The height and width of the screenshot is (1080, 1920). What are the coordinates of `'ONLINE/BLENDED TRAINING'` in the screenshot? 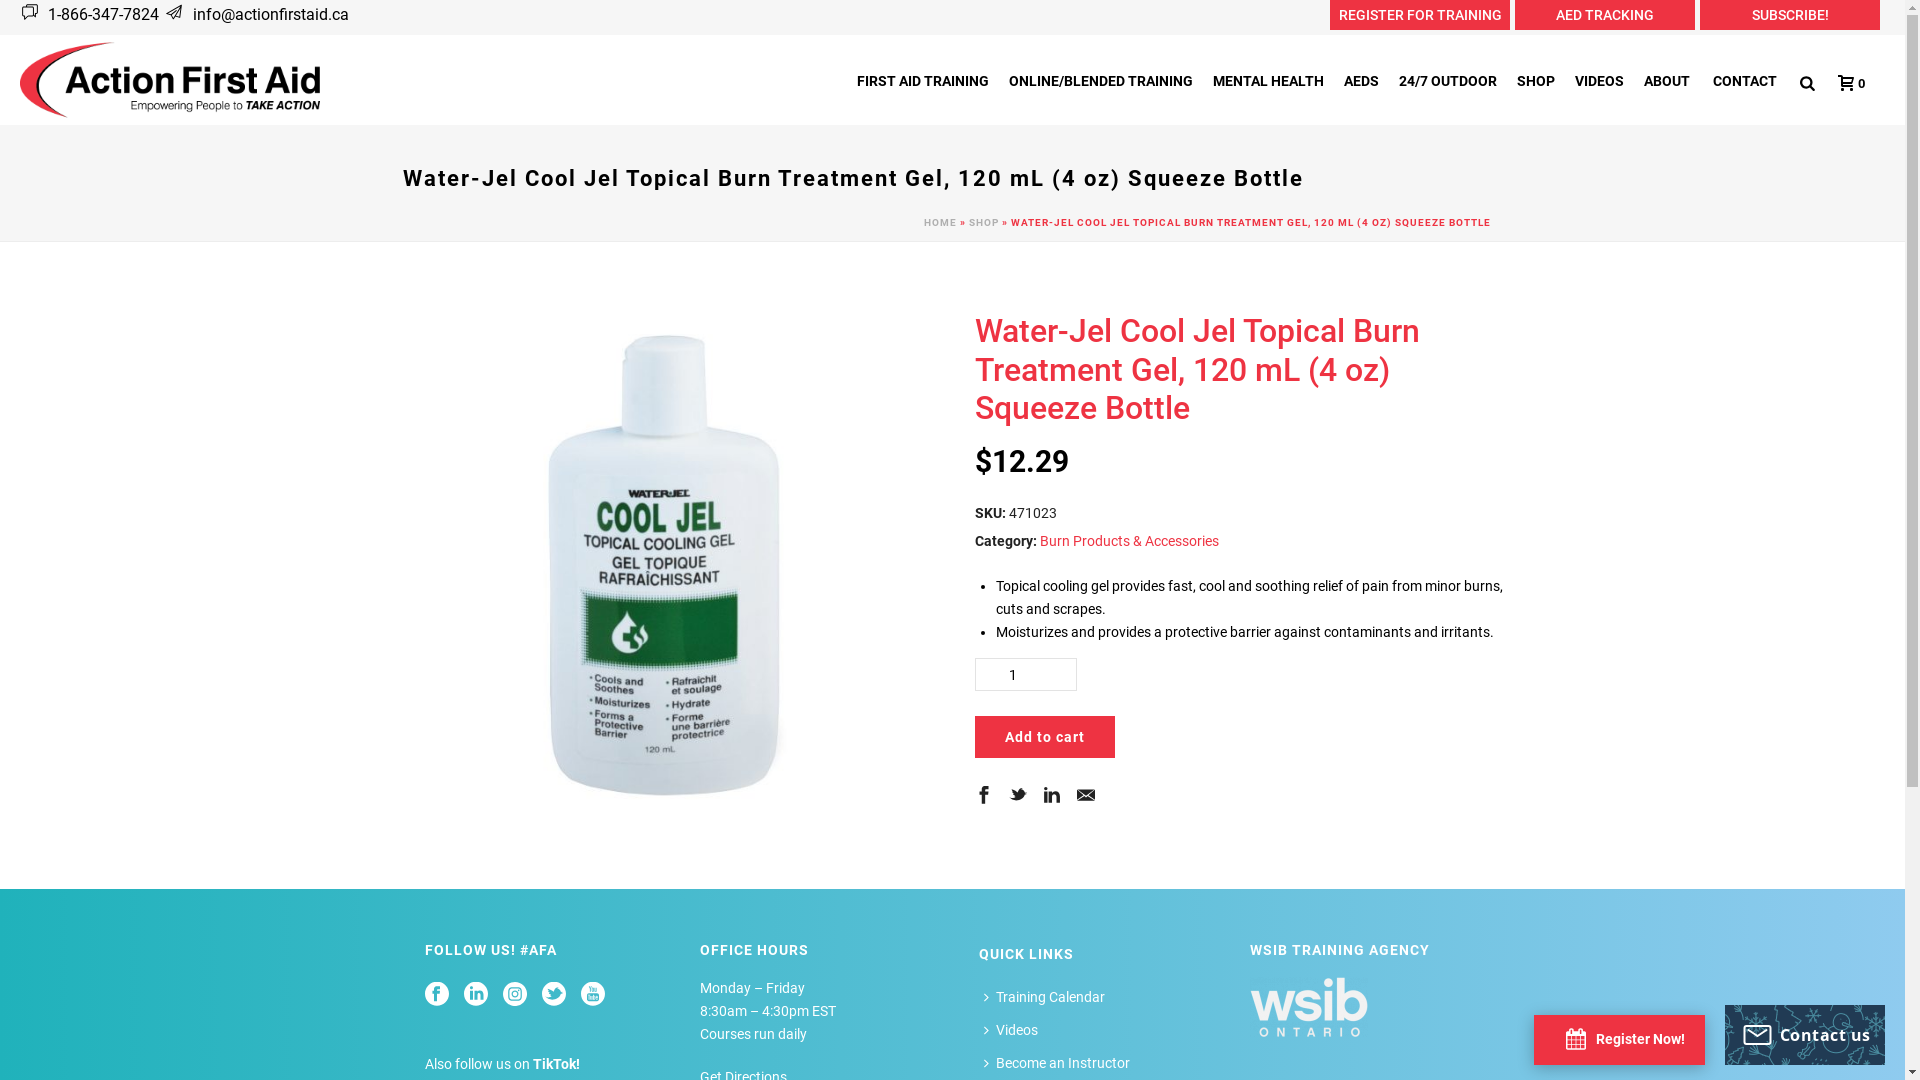 It's located at (998, 80).